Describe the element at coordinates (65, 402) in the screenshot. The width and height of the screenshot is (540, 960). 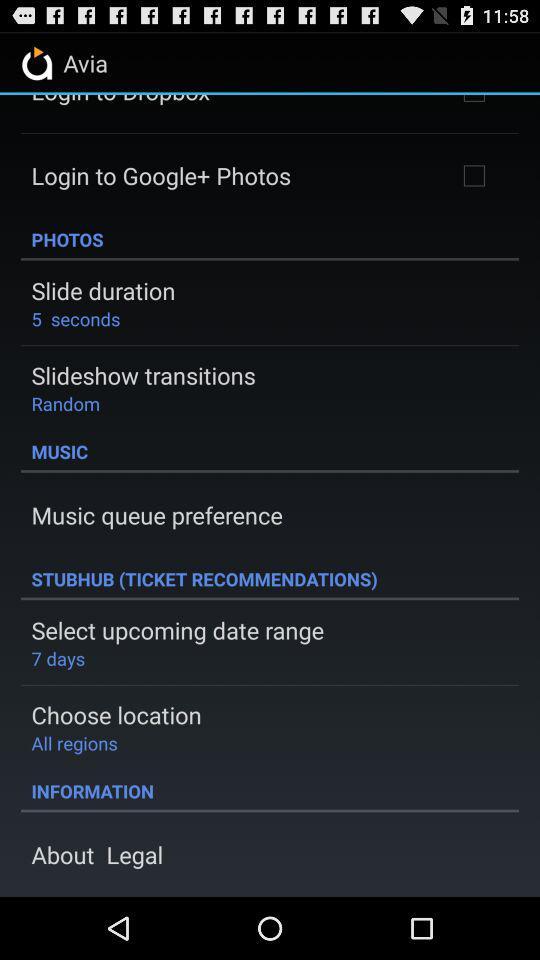
I see `random app` at that location.